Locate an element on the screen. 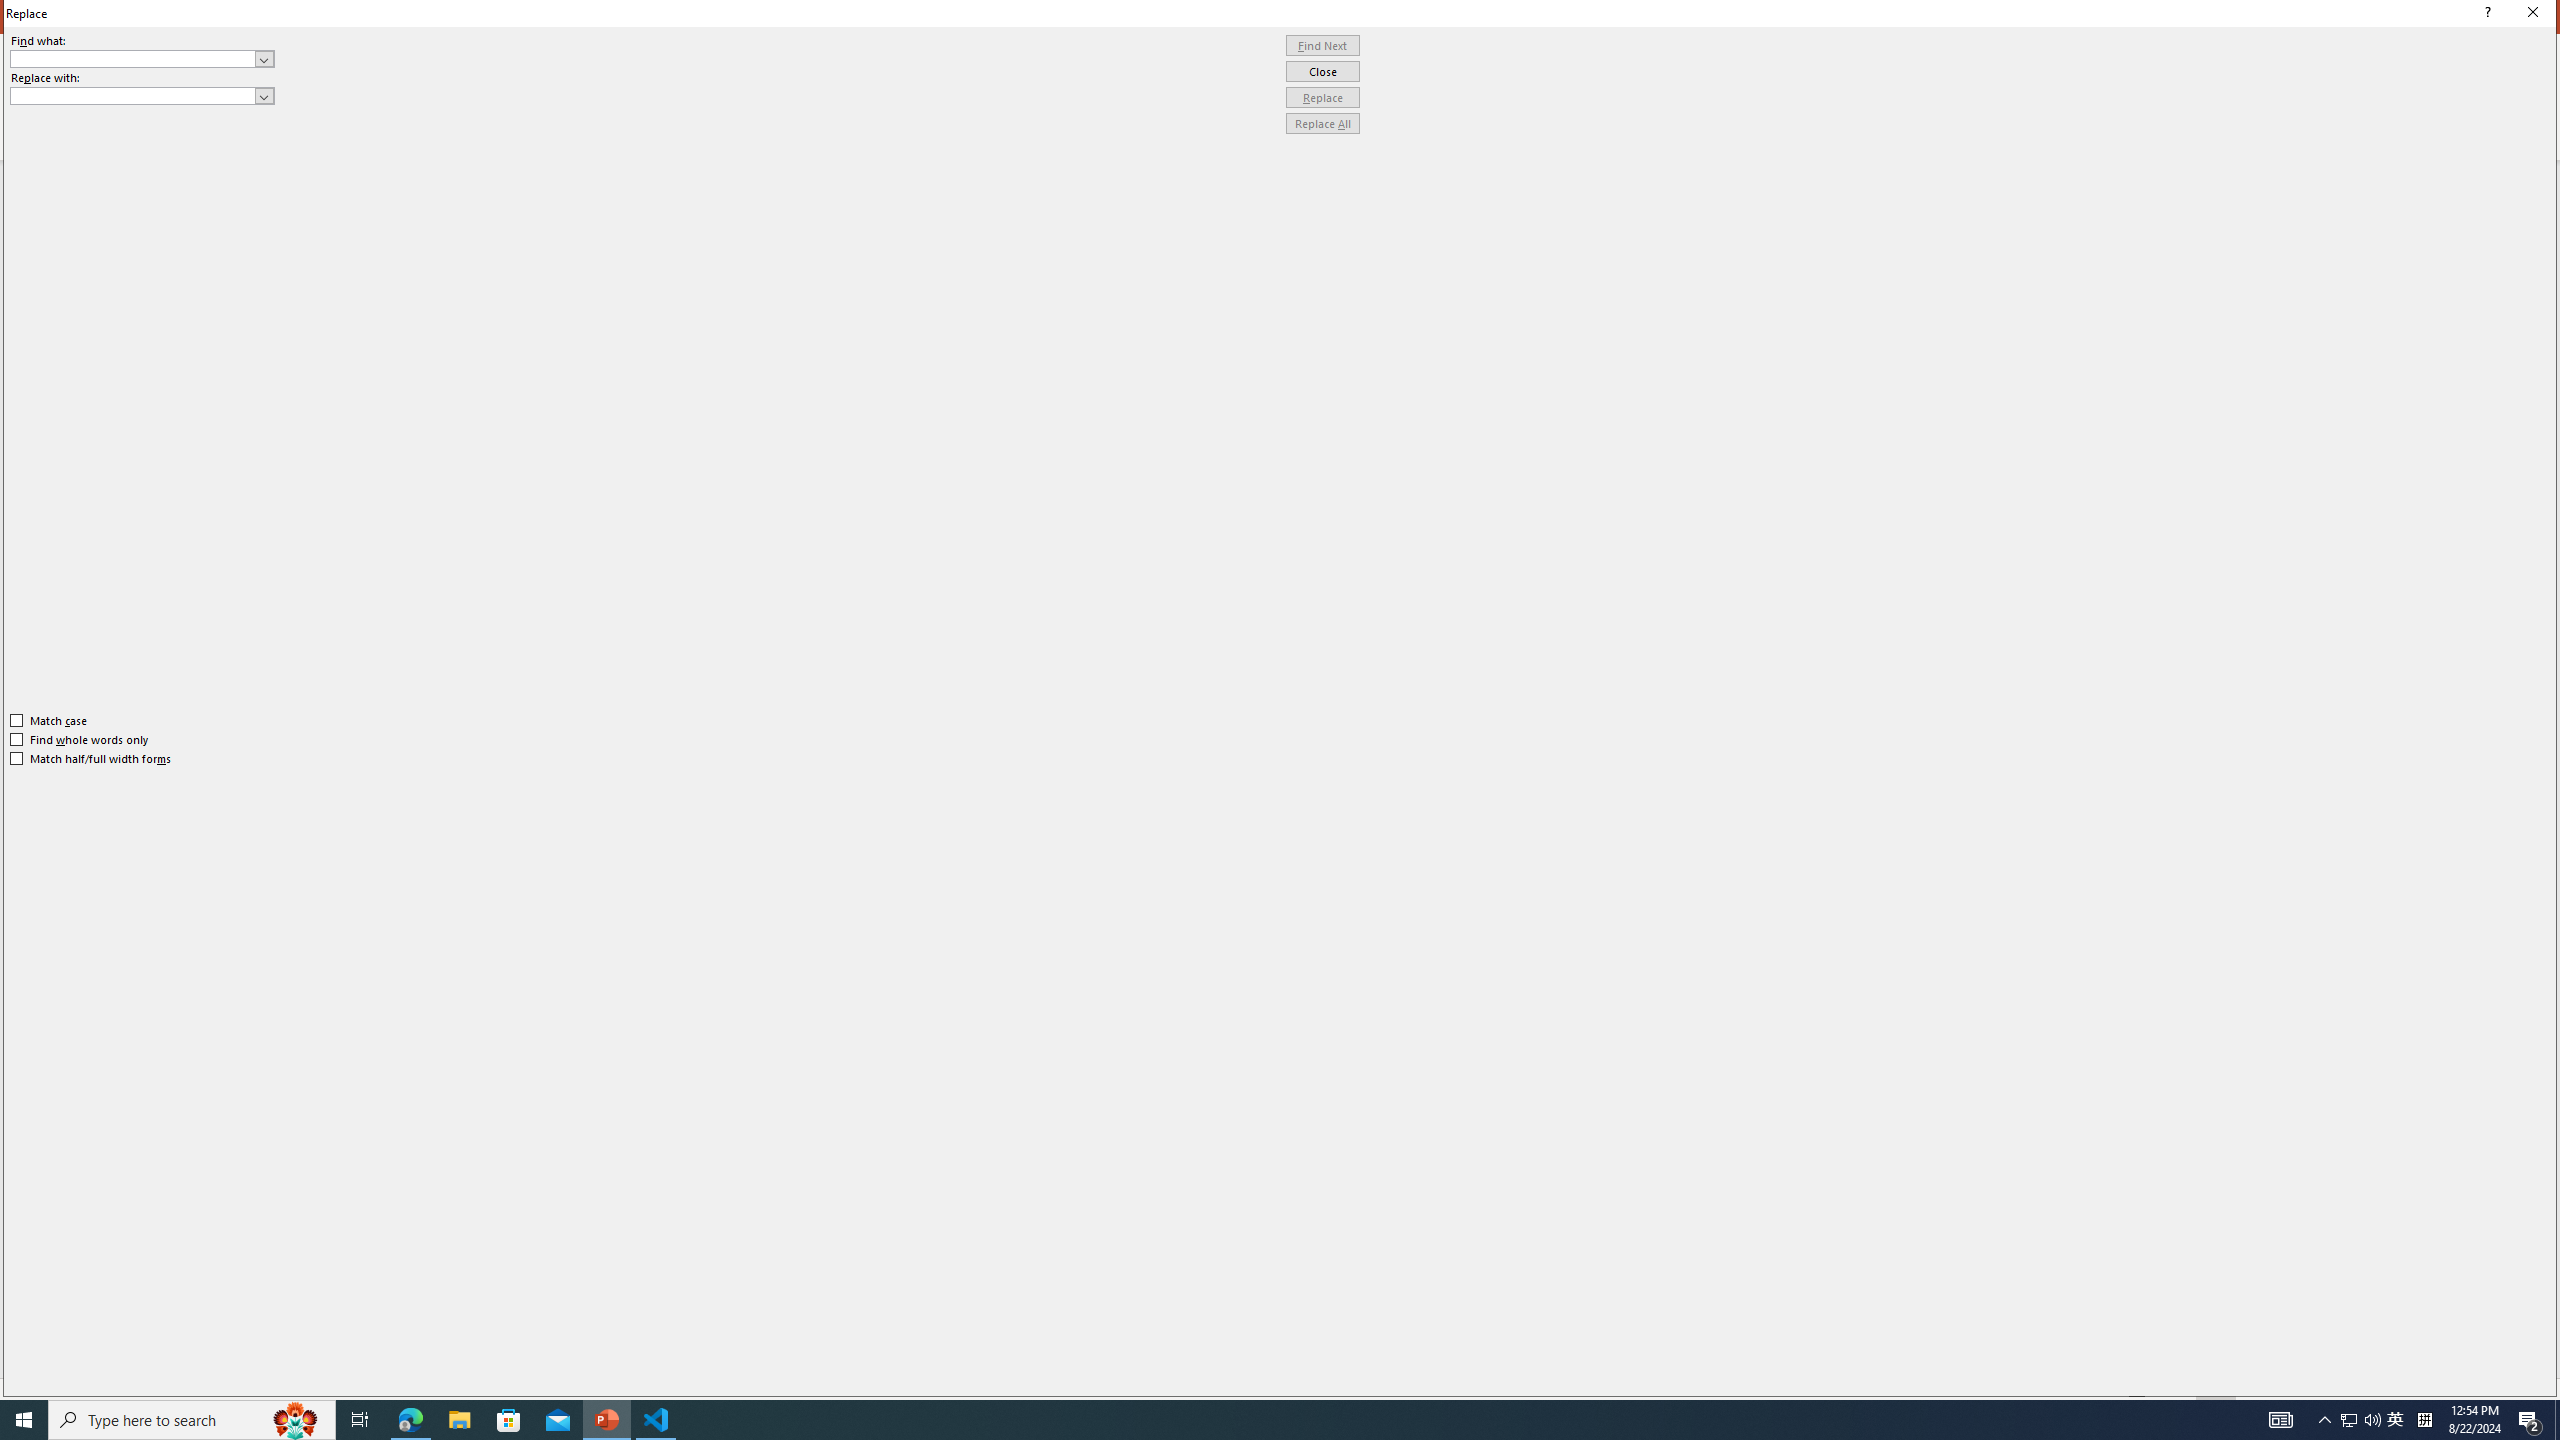 The image size is (2560, 1440). 'Match case' is located at coordinates (48, 720).